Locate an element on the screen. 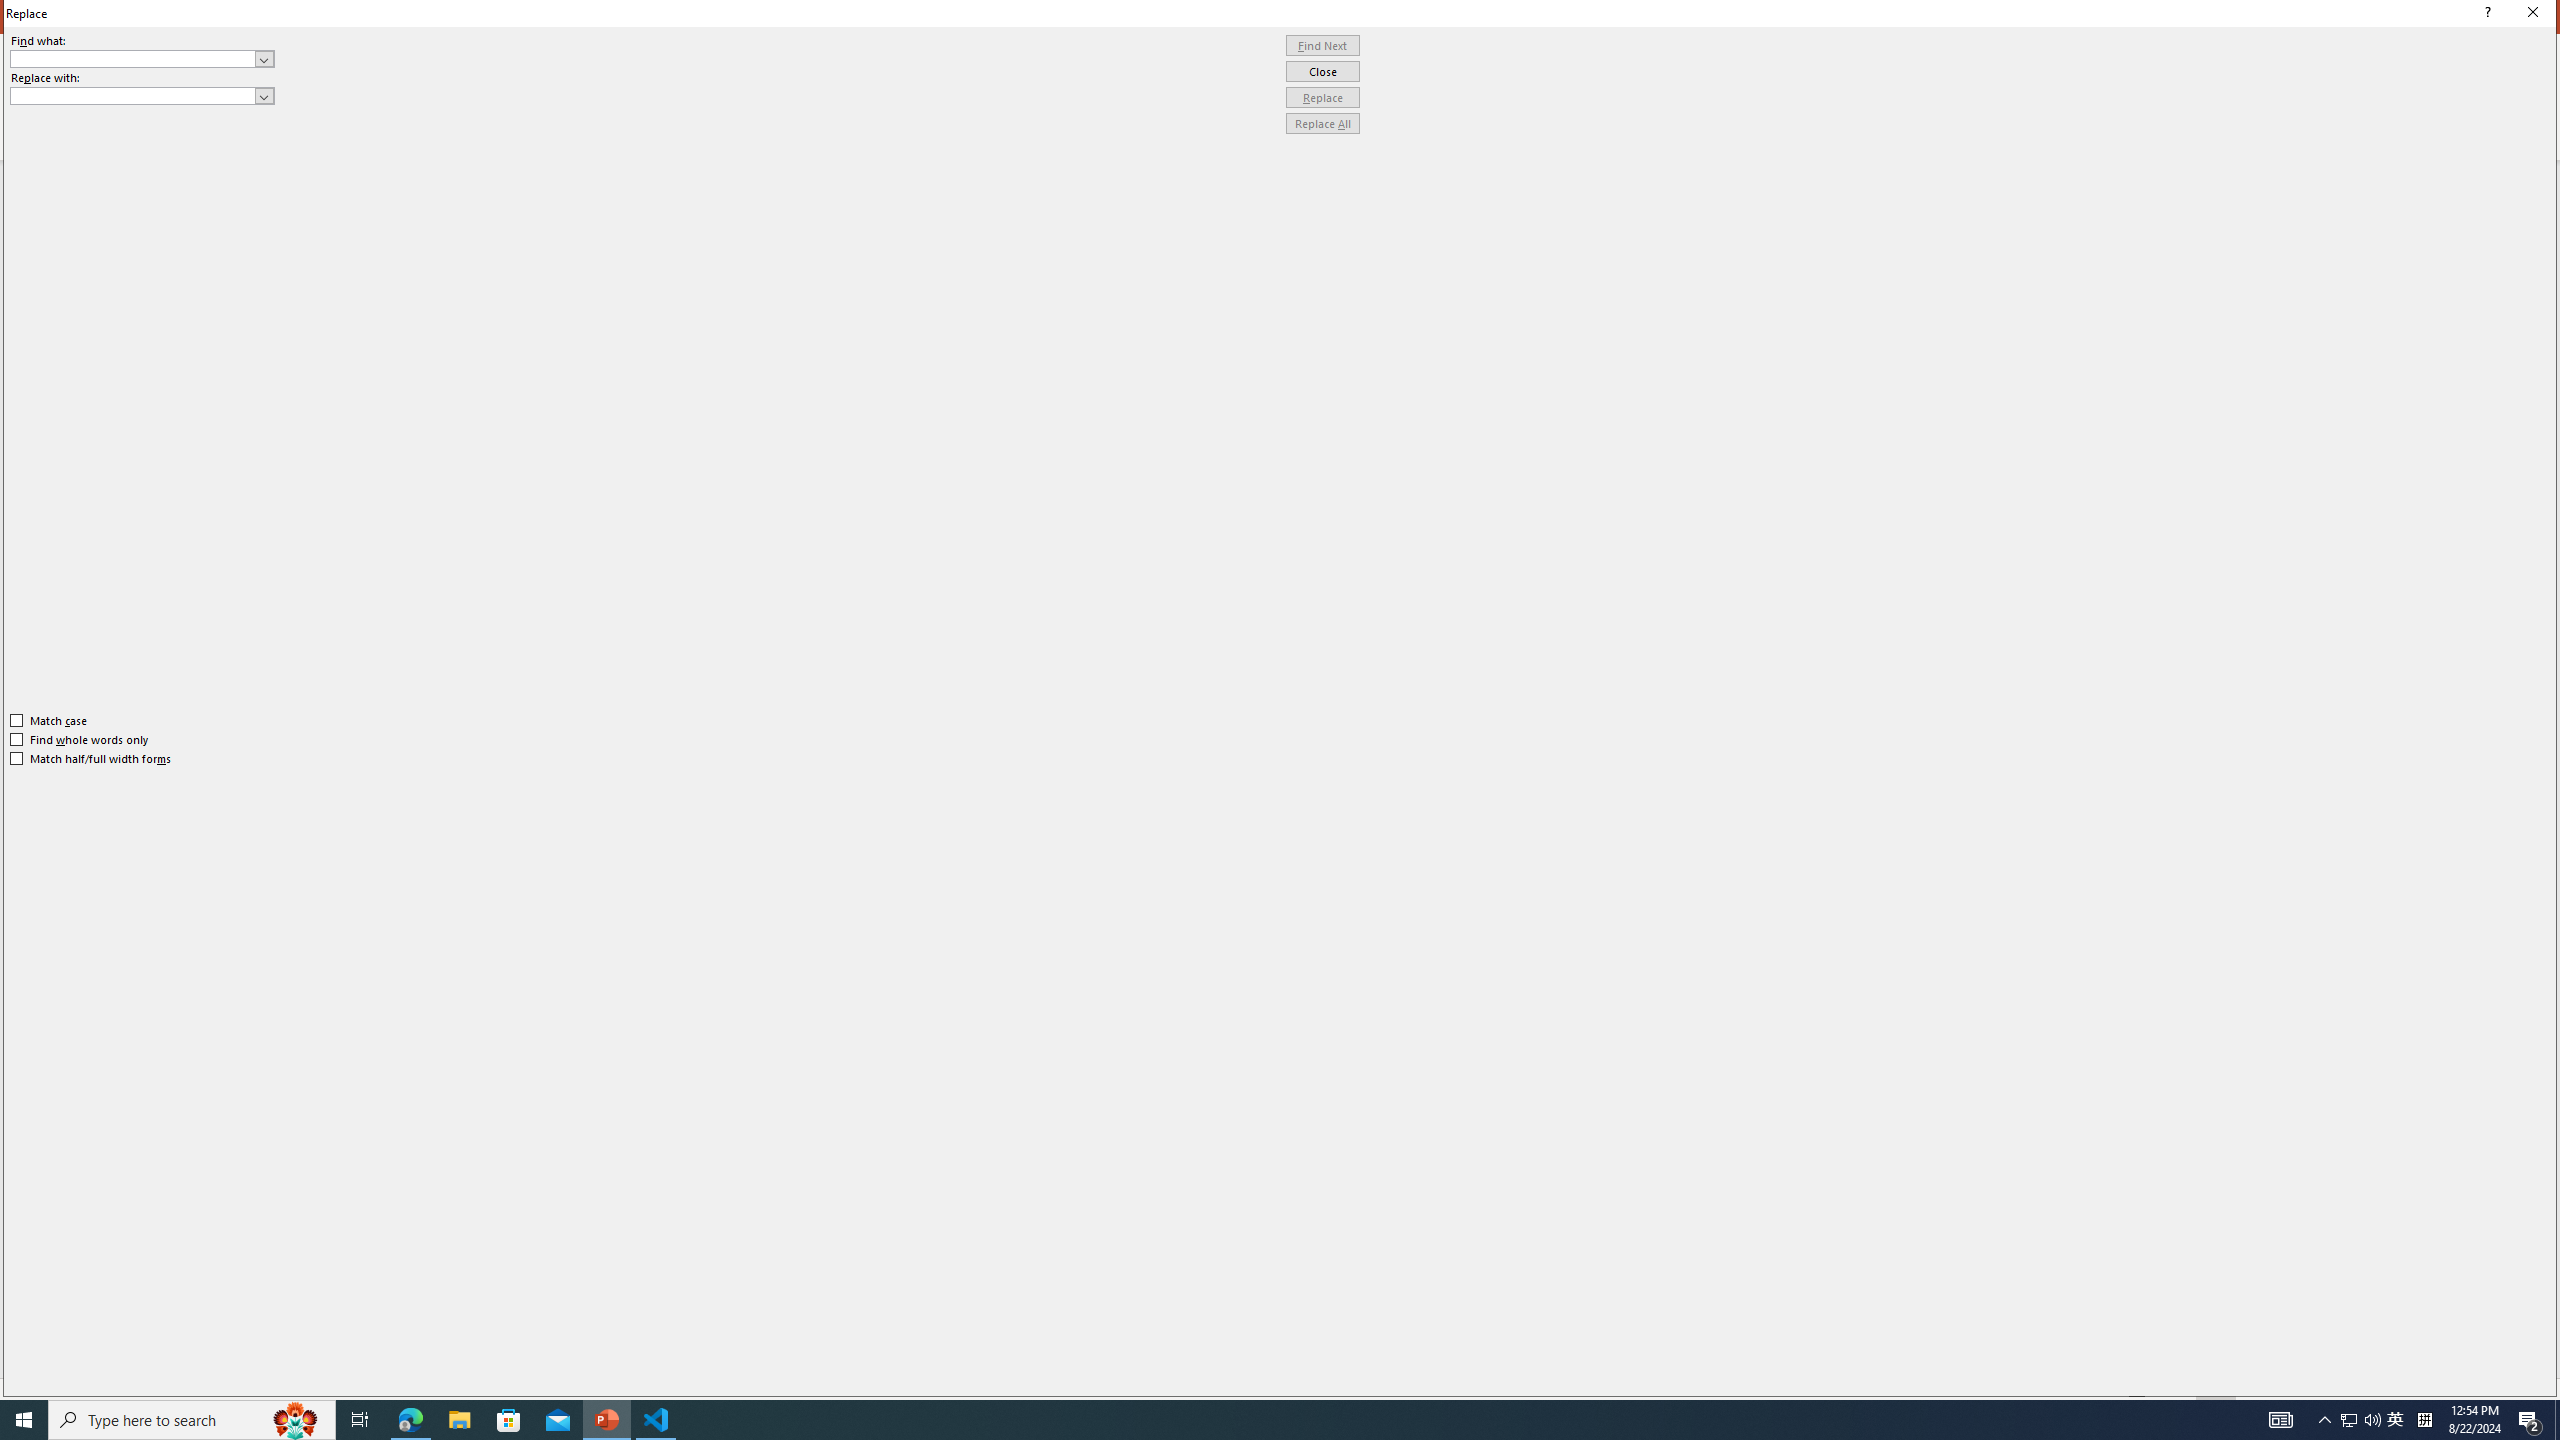 The image size is (2560, 1440). 'Match case' is located at coordinates (48, 720).